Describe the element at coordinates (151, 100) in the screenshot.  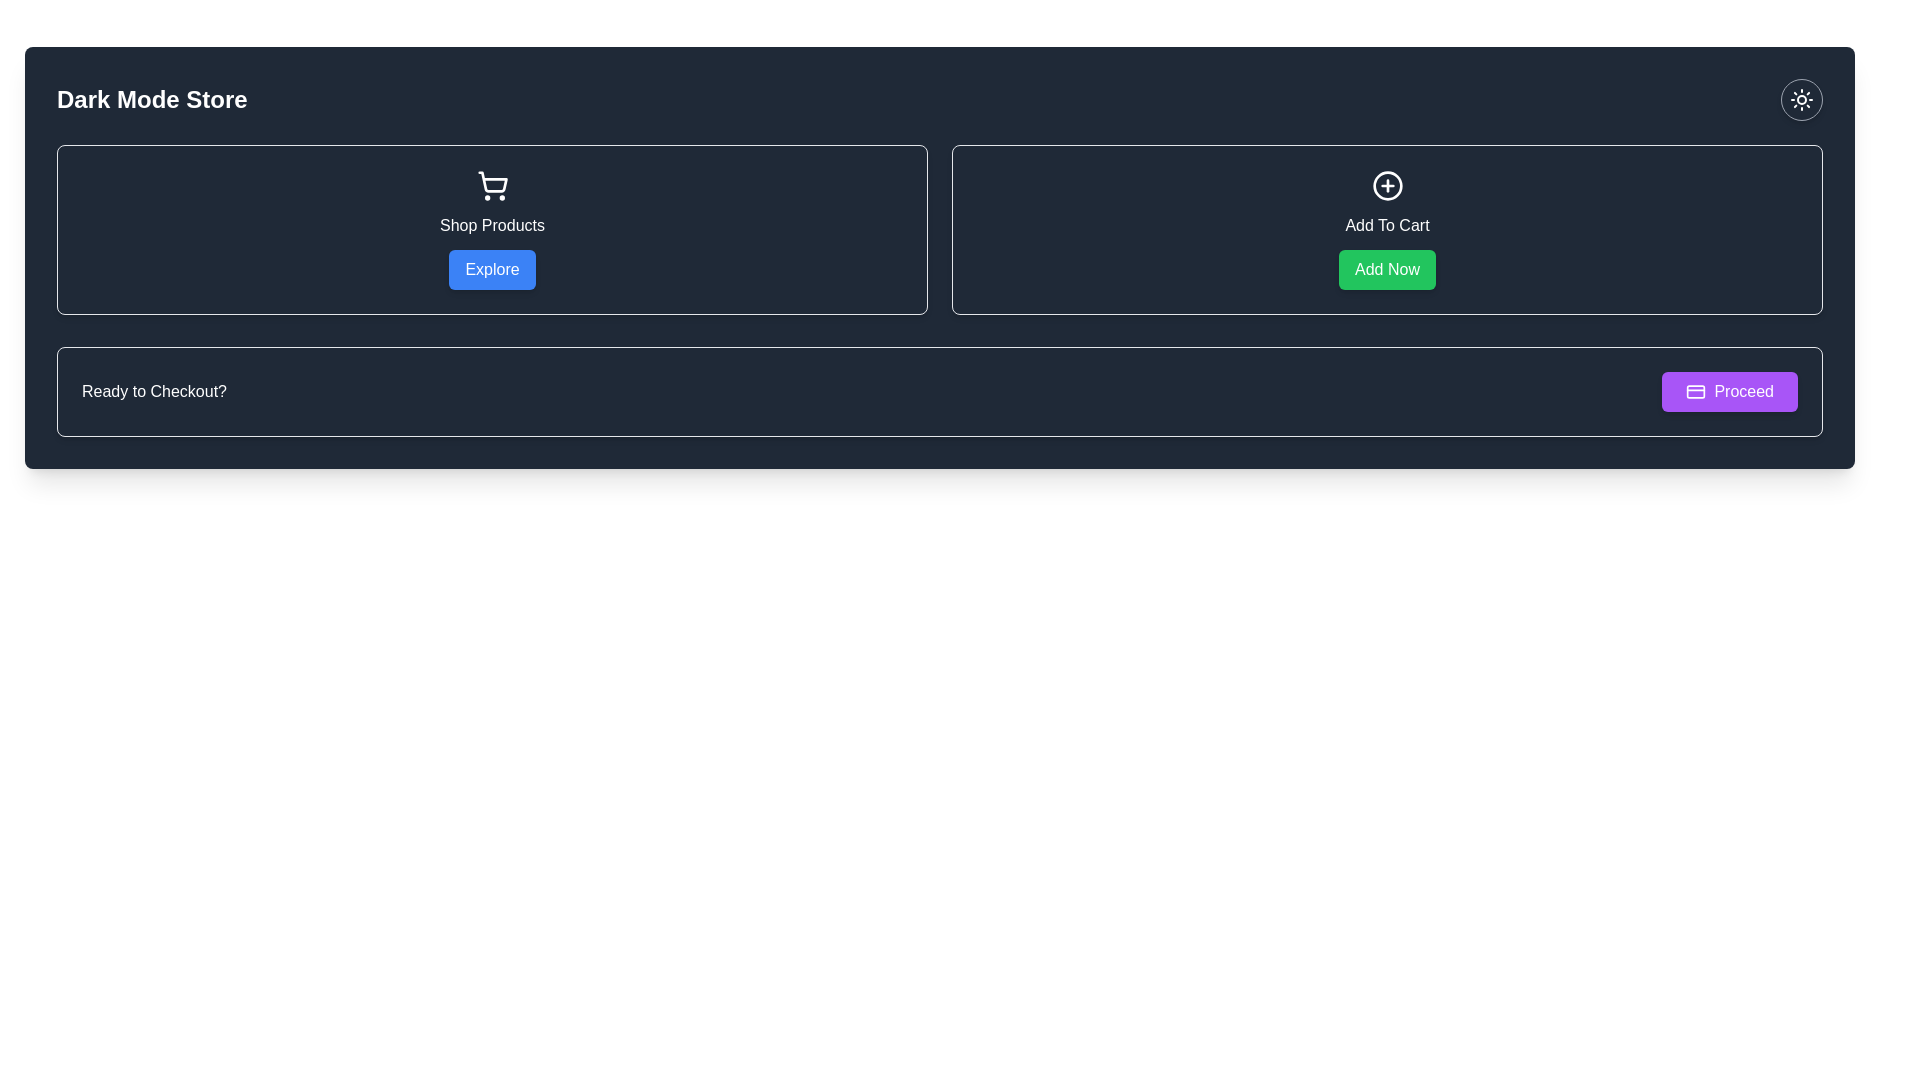
I see `the 'Dark Mode Store' text label, which is prominently displayed in a large, bold font in the upper-left section of the interface, indicating its importance within the header bar` at that location.